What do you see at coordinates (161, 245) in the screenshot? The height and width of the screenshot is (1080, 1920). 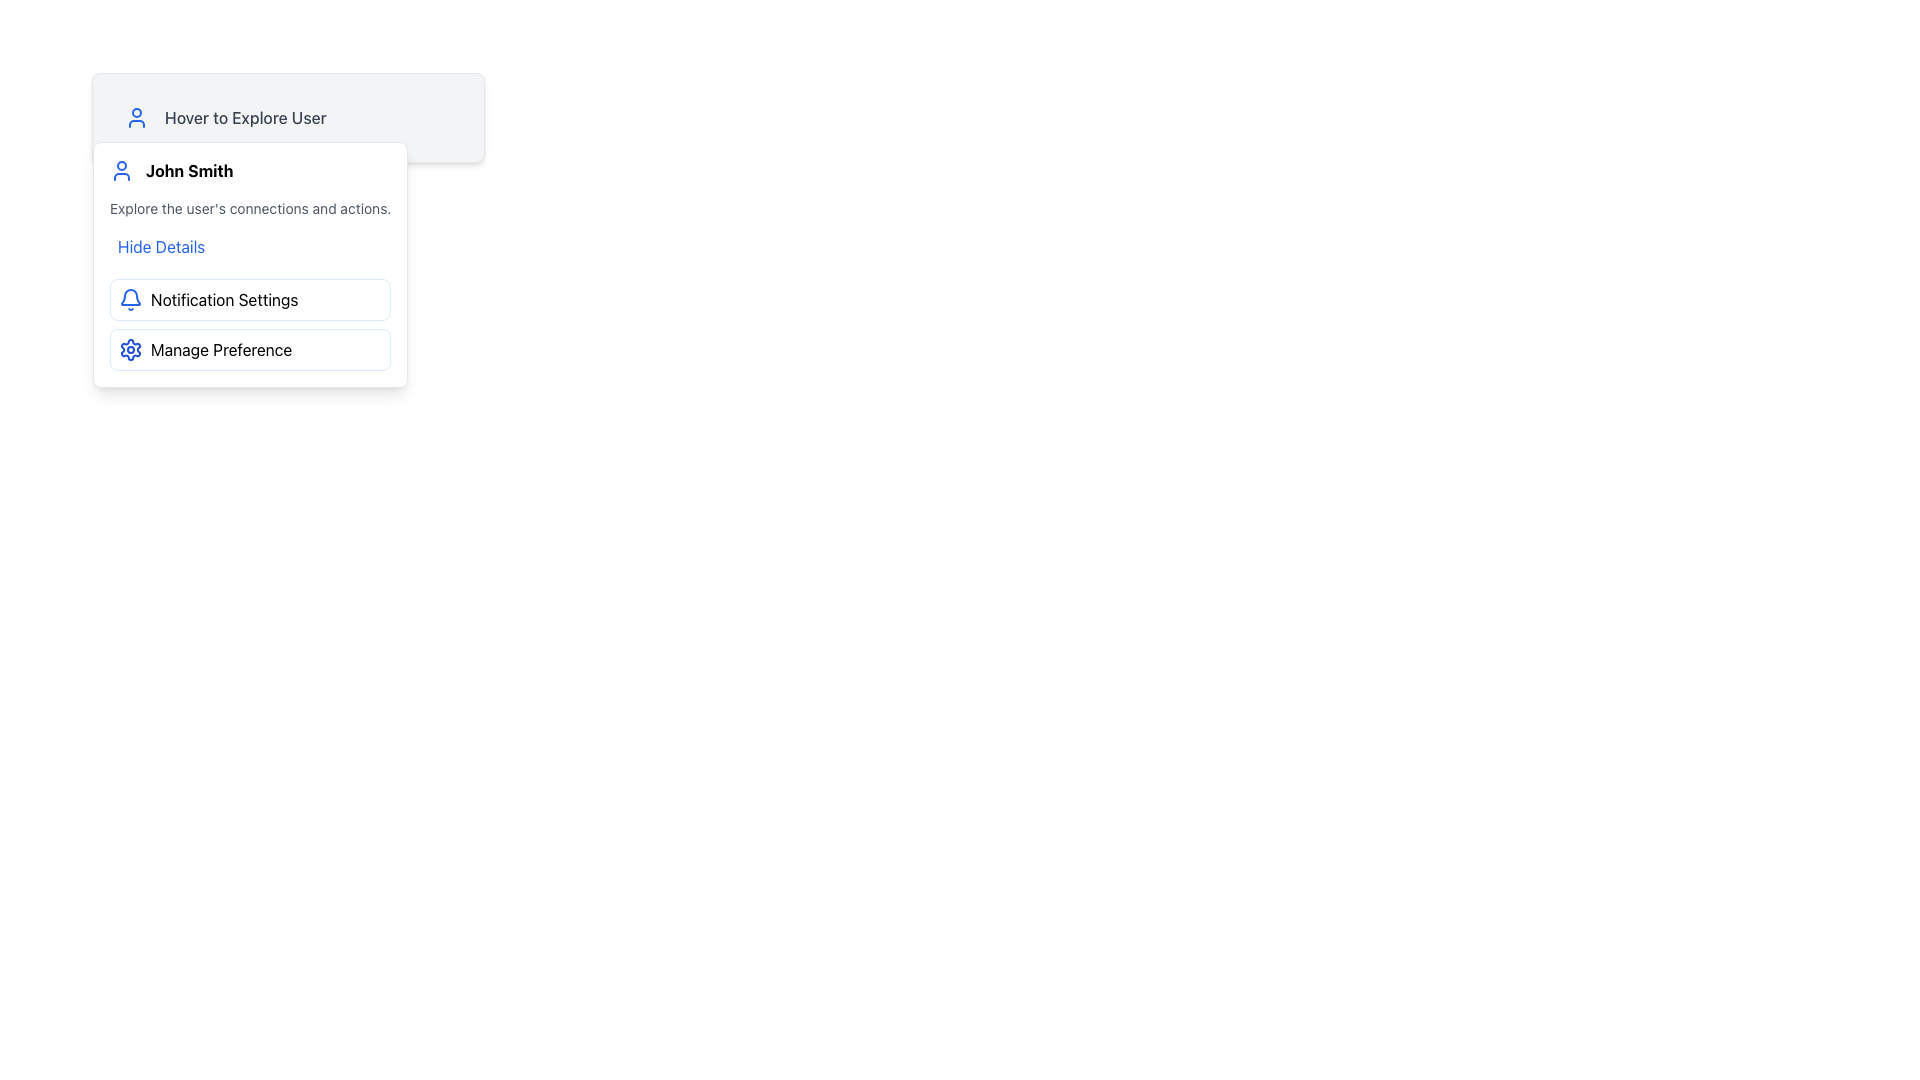 I see `the button located in the dropdown menu under the 'John Smith' heading` at bounding box center [161, 245].